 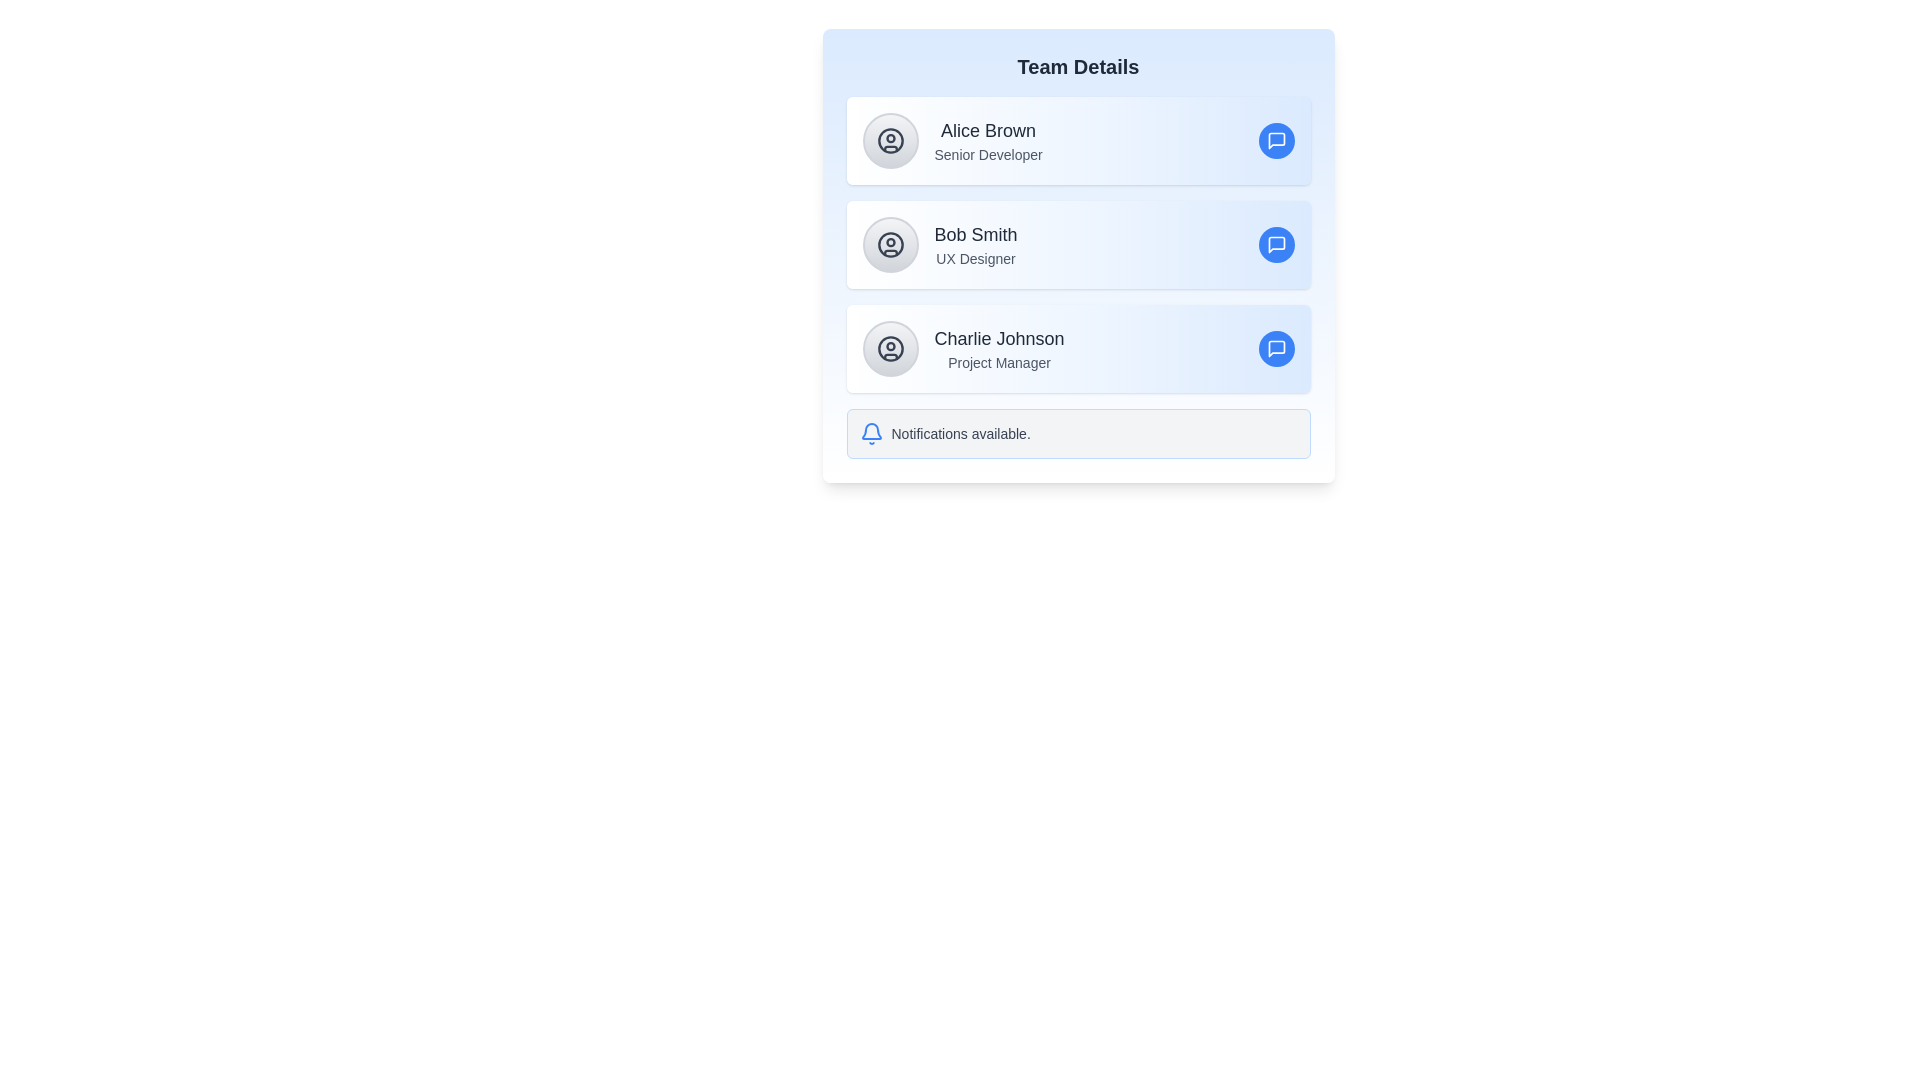 I want to click on the largest circular component of the user profile icon located to the left of the text 'Alice Brown' in the 'Team Details' list, so click(x=889, y=140).